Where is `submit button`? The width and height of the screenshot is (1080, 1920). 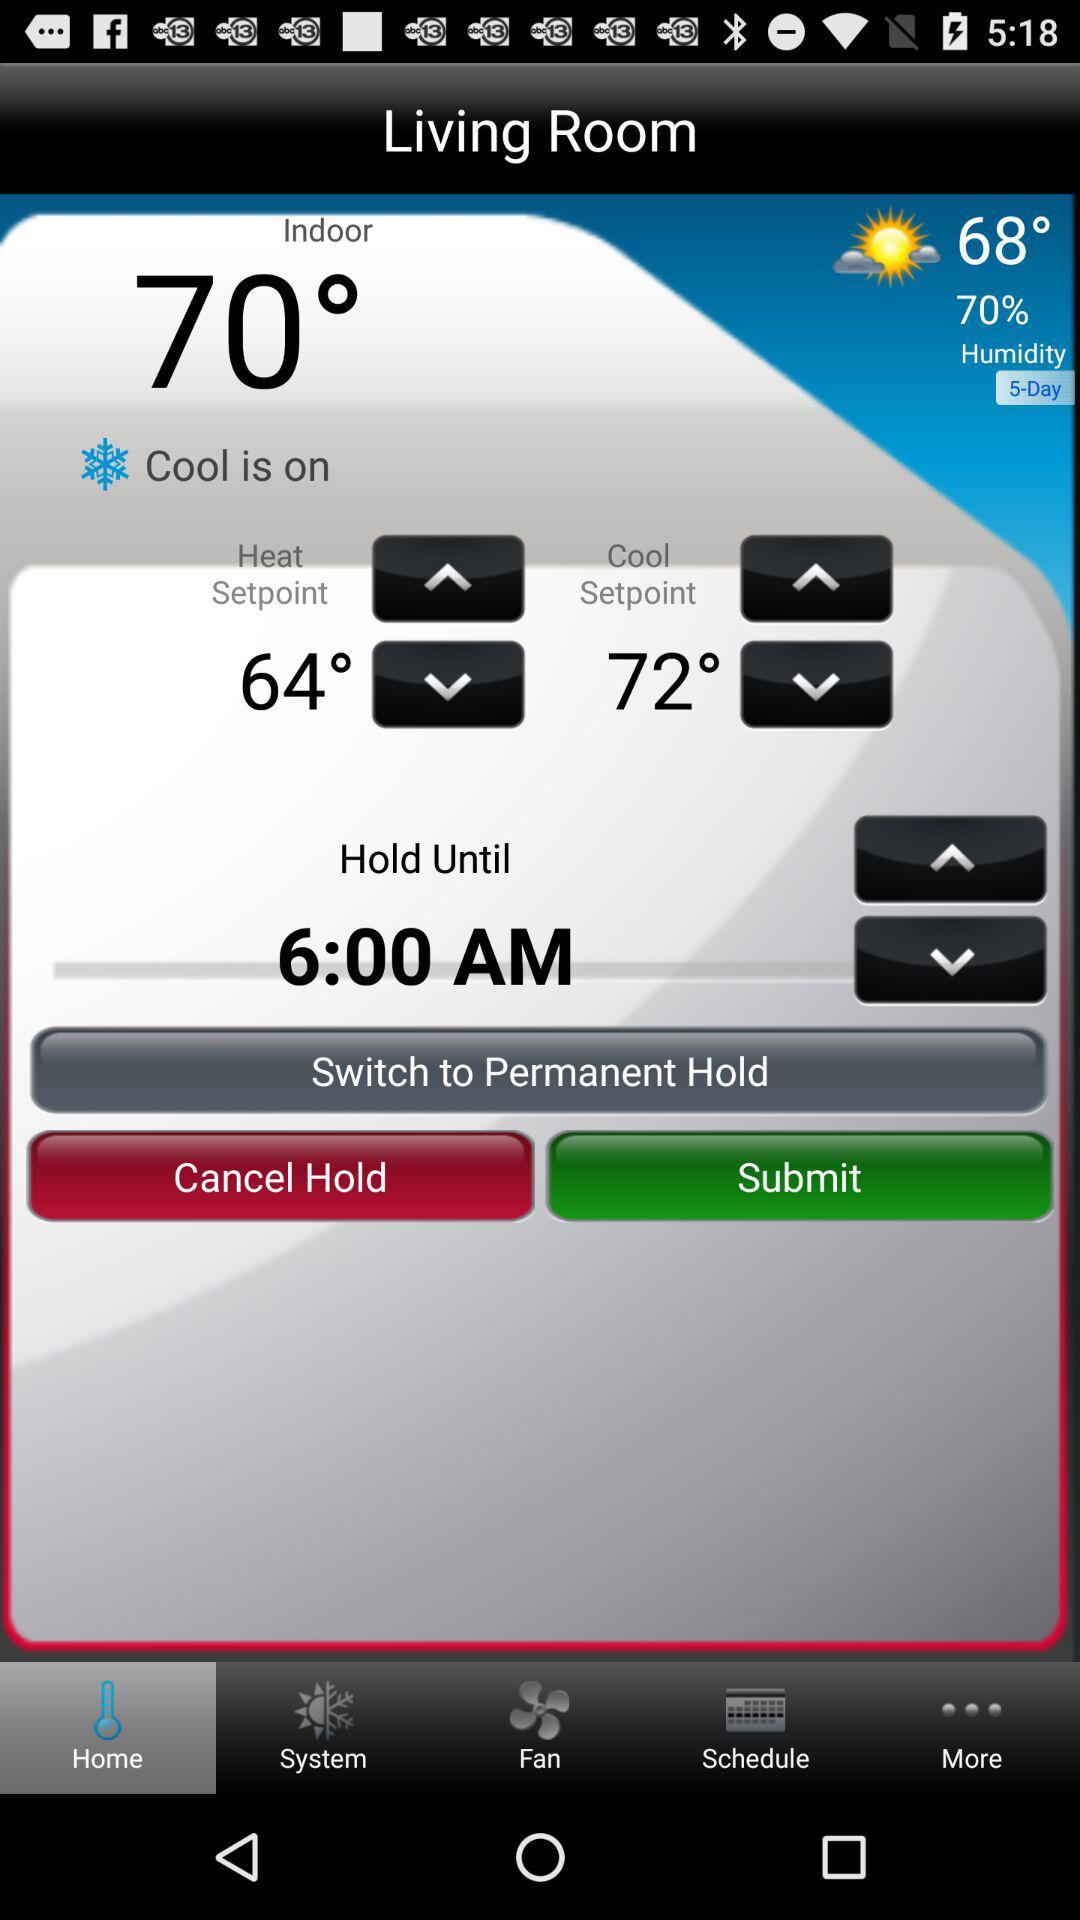
submit button is located at coordinates (798, 1176).